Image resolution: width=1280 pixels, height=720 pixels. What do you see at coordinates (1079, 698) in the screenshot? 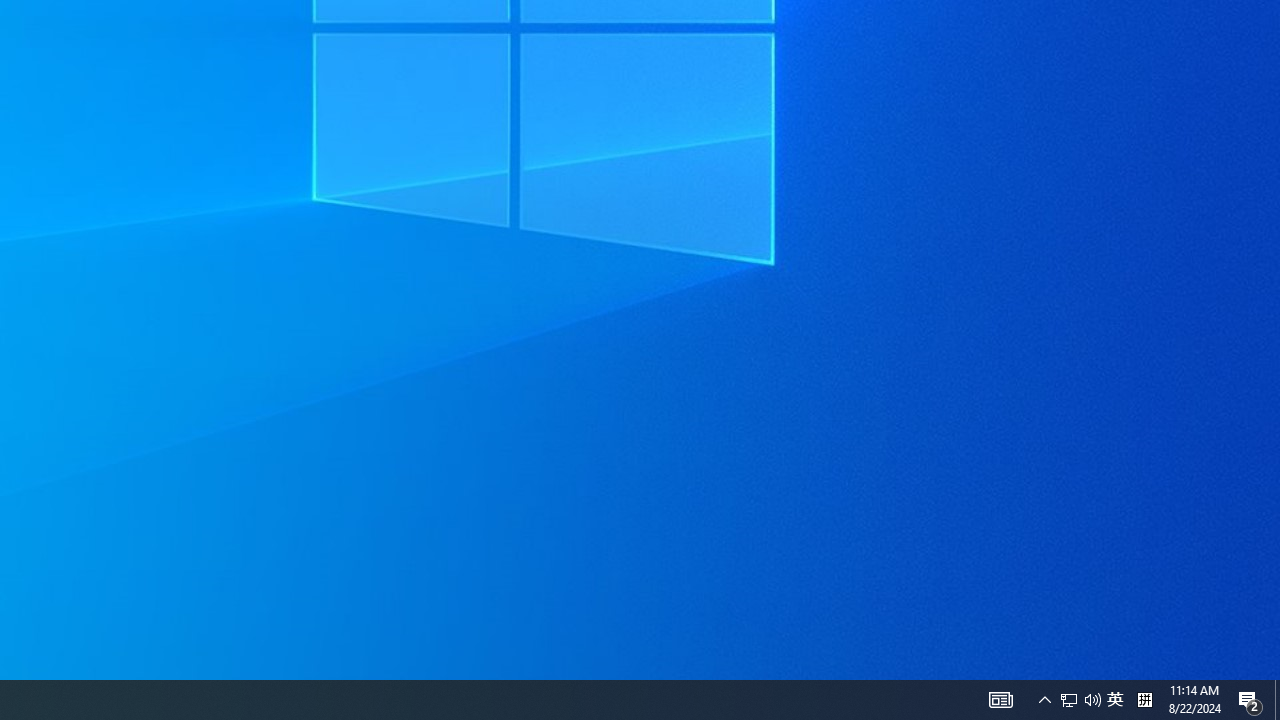
I see `'User Promoted Notification Area'` at bounding box center [1079, 698].